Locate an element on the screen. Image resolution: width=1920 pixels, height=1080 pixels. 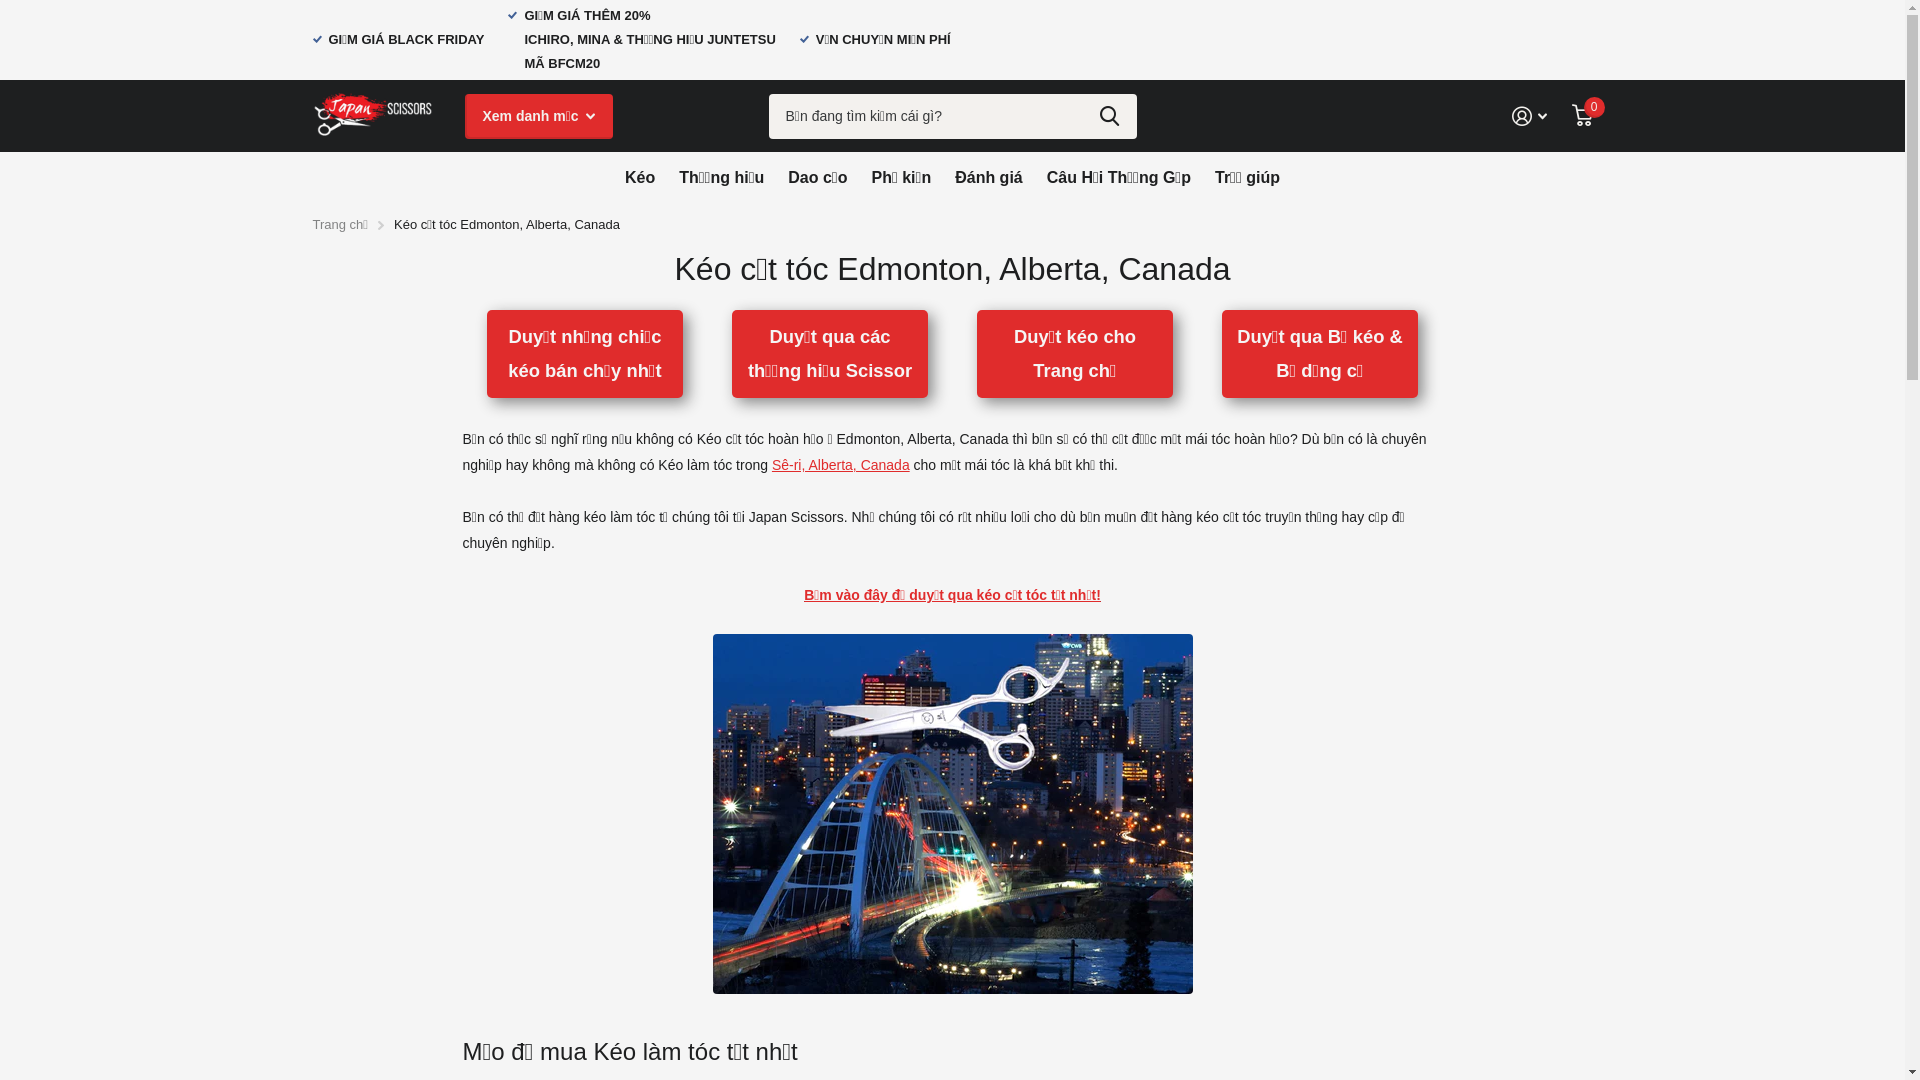
'0' is located at coordinates (1581, 115).